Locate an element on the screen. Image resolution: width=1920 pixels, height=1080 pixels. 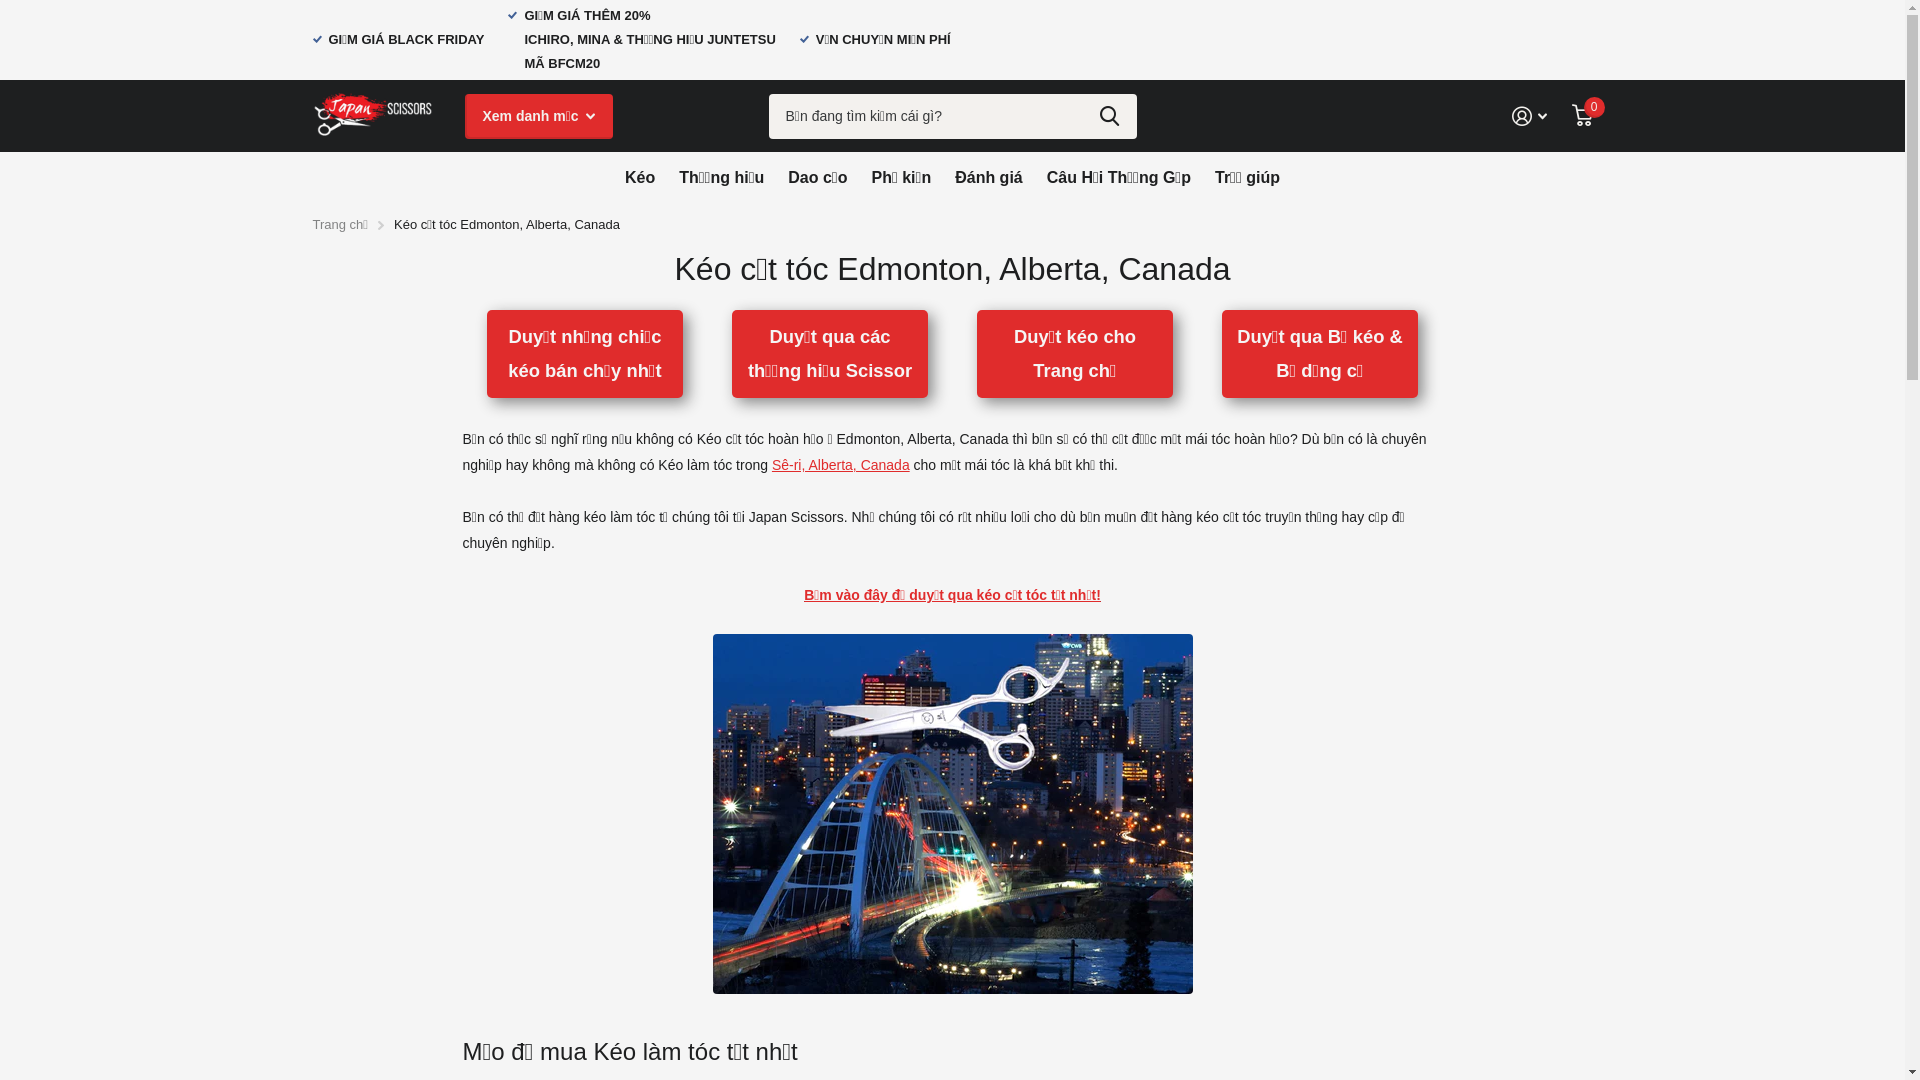
'0' is located at coordinates (1581, 115).